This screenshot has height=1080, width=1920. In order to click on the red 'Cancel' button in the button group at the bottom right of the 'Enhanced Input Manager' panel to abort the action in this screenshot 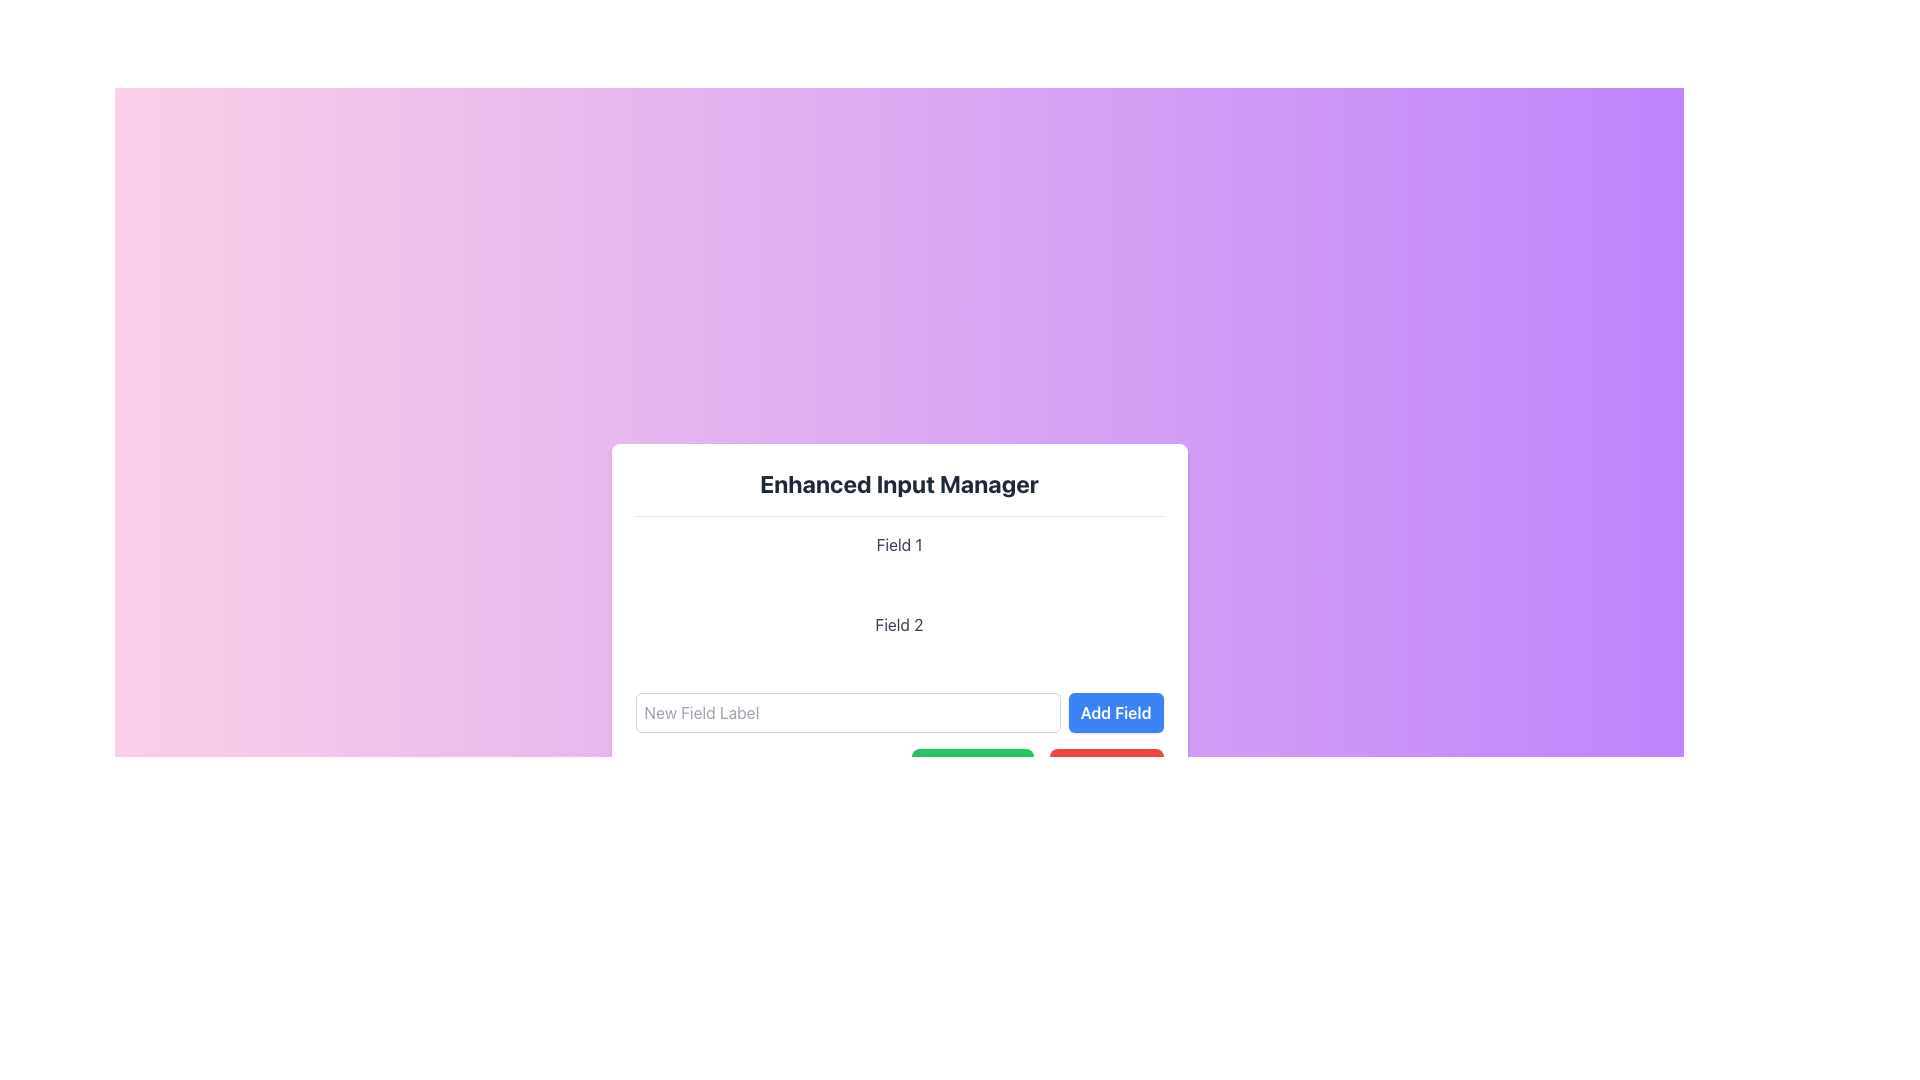, I will do `click(898, 767)`.